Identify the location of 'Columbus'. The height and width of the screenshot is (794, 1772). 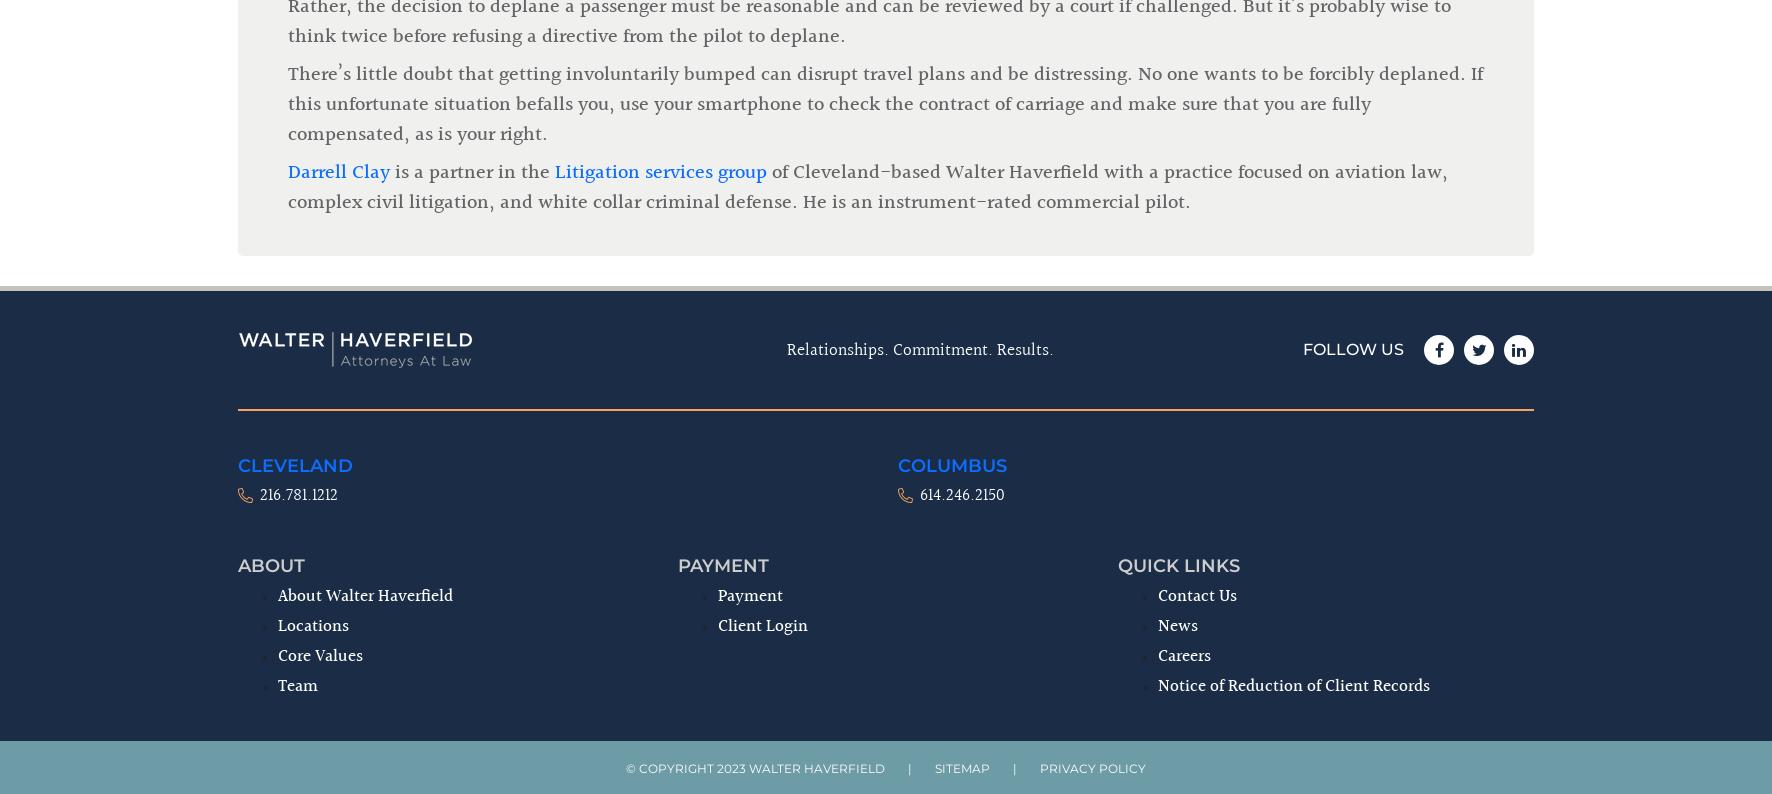
(951, 134).